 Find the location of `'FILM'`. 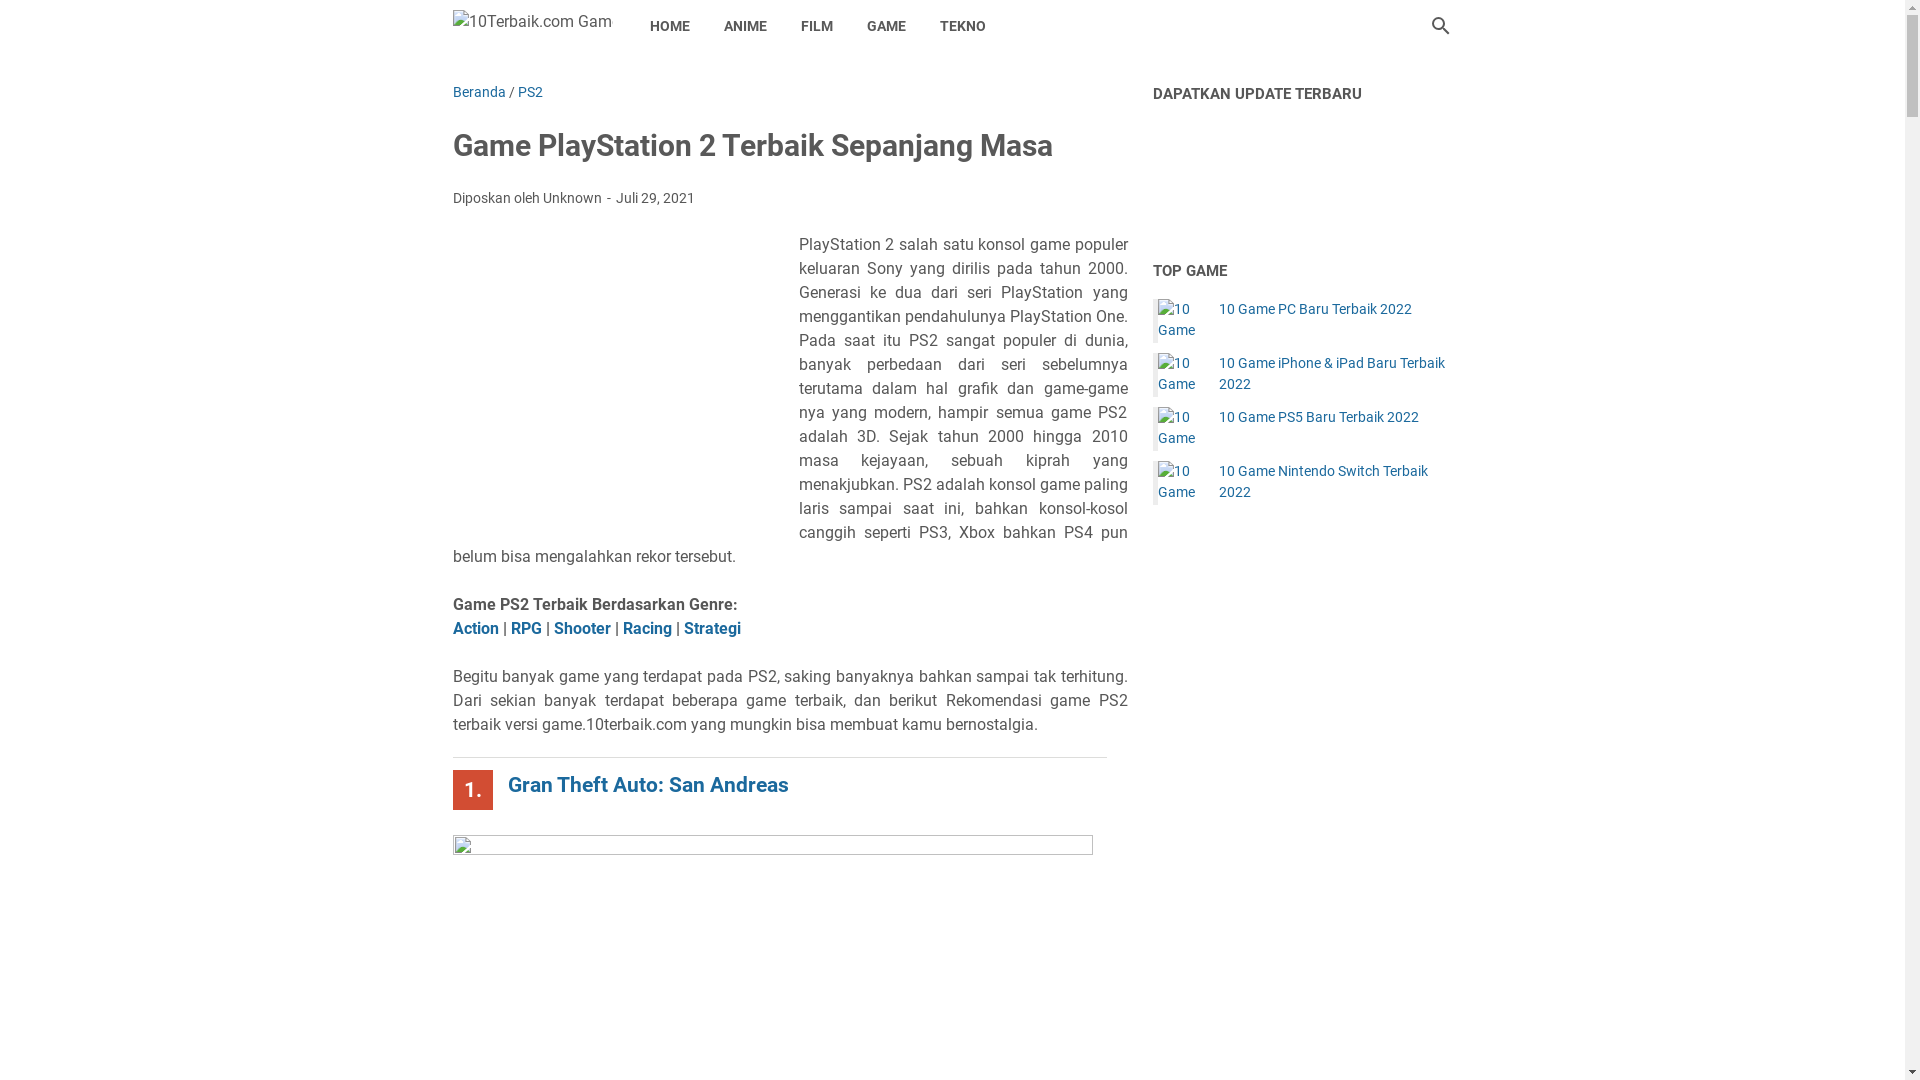

'FILM' is located at coordinates (816, 26).